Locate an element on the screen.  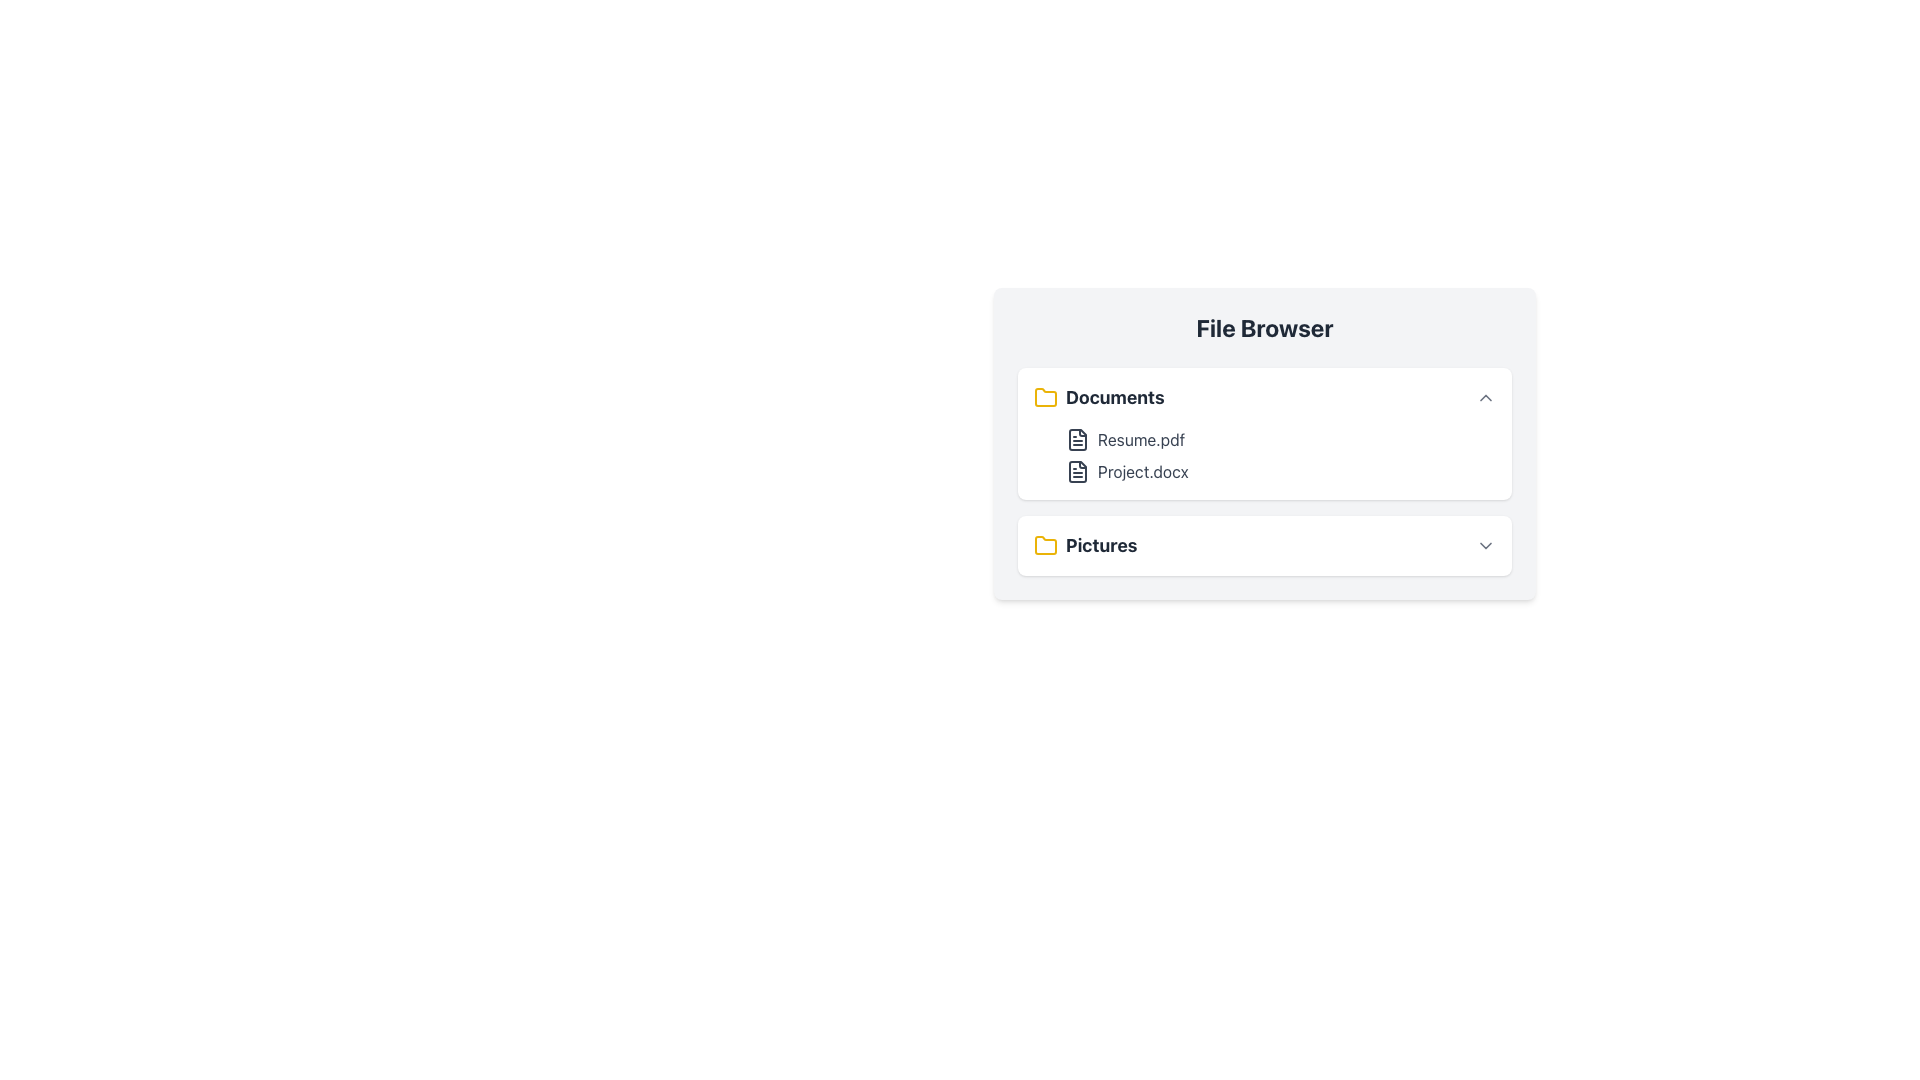
the document icon representing 'Project.docx' in the 'Documents' section of the File Browser is located at coordinates (1077, 471).